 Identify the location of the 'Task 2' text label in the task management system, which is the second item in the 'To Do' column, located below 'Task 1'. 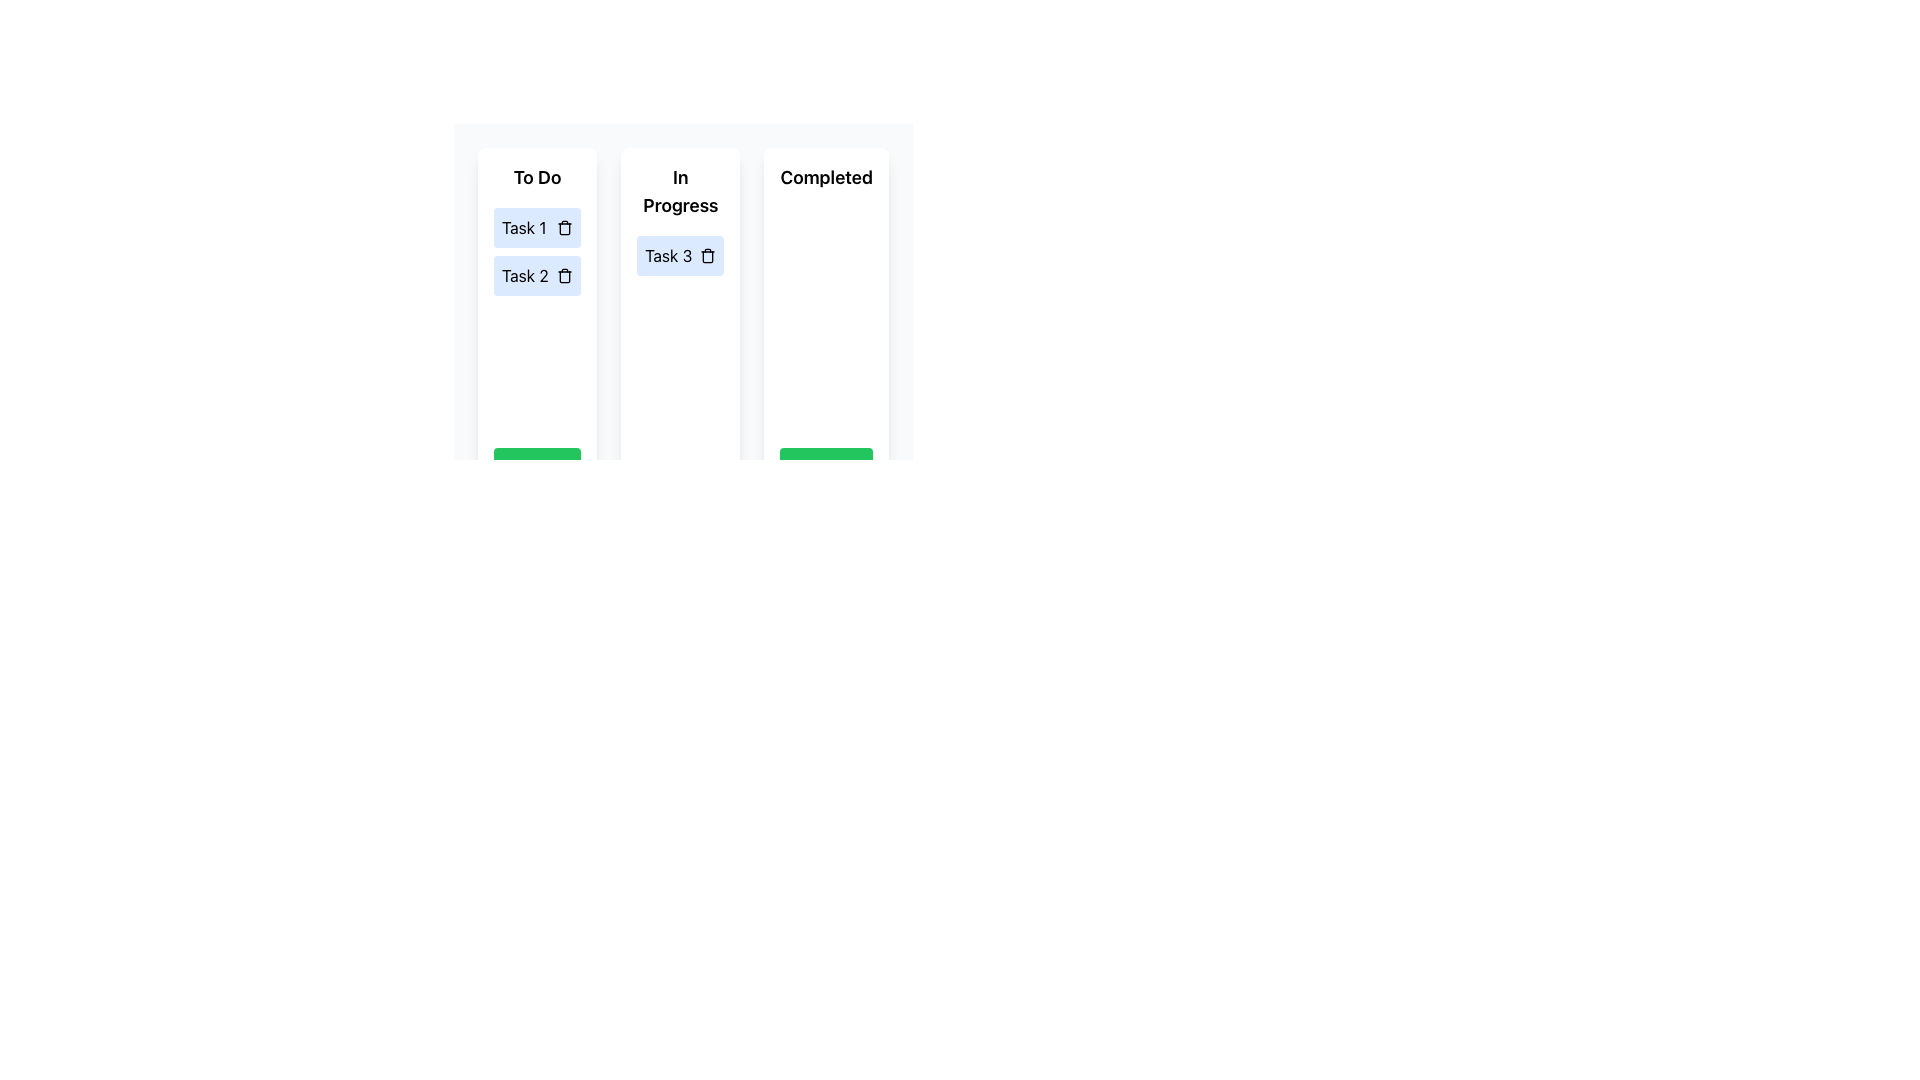
(525, 276).